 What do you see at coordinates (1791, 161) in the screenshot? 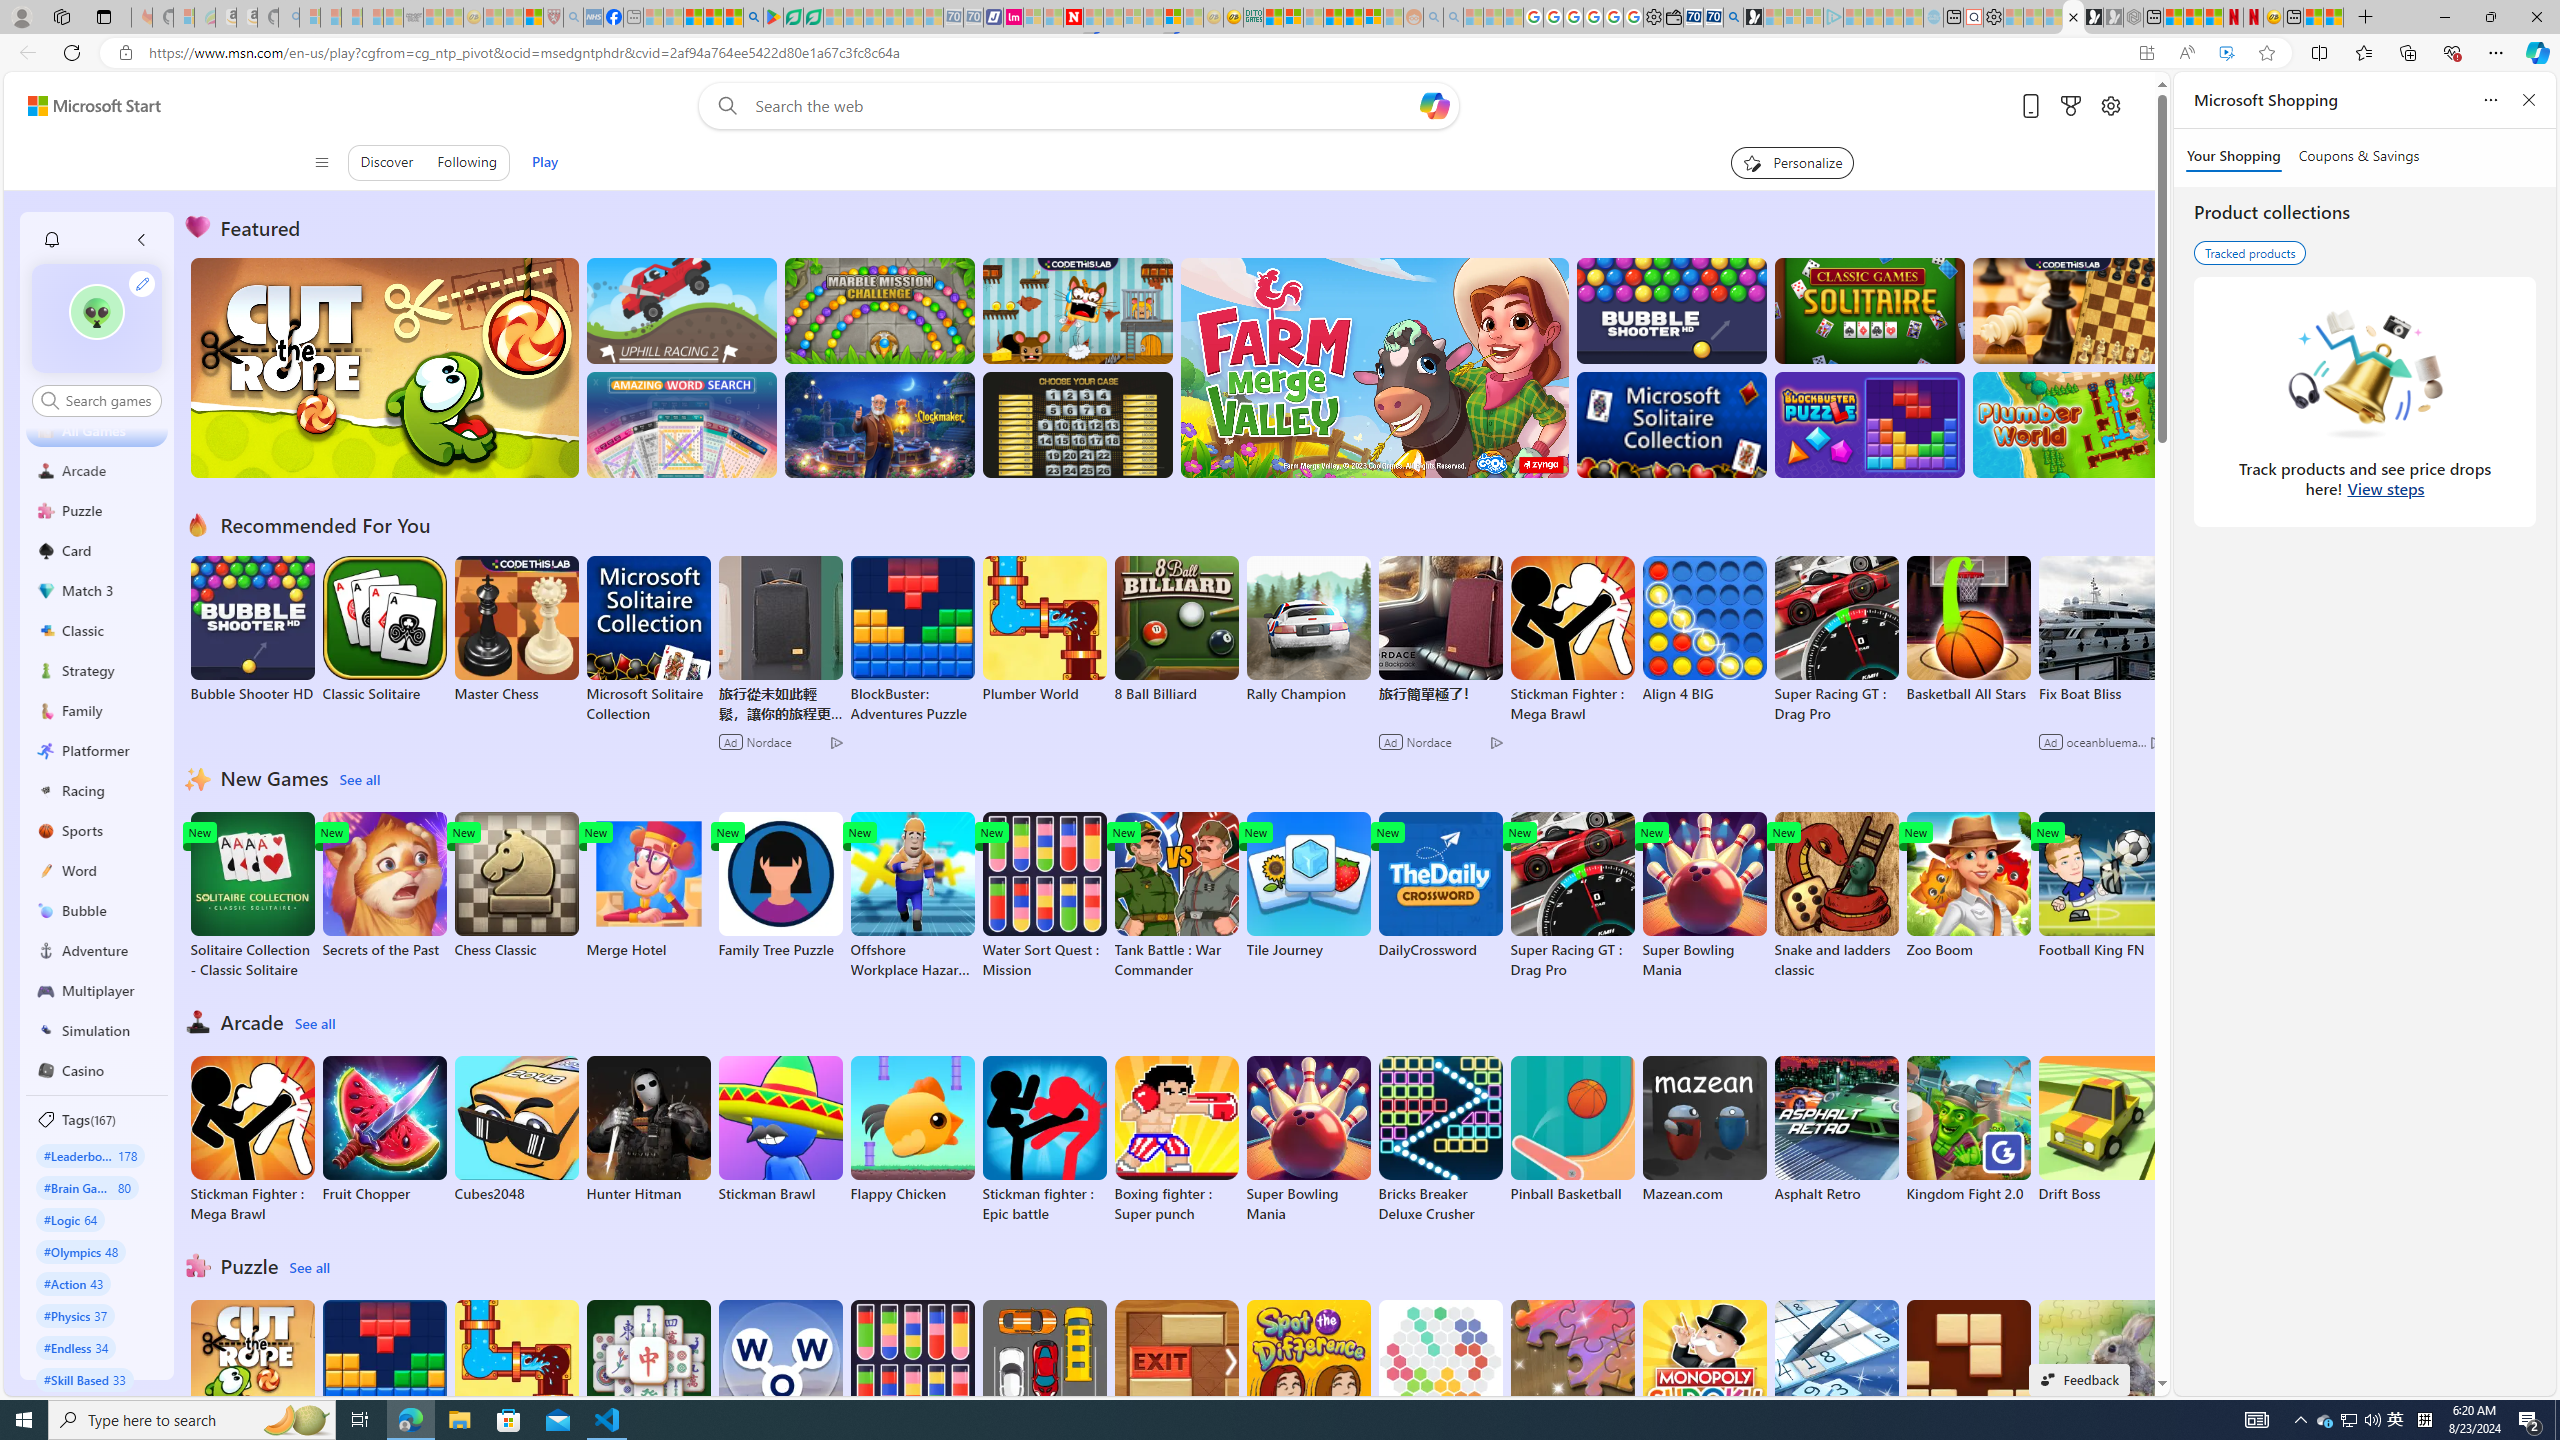
I see `'Personalize your feed"'` at bounding box center [1791, 161].